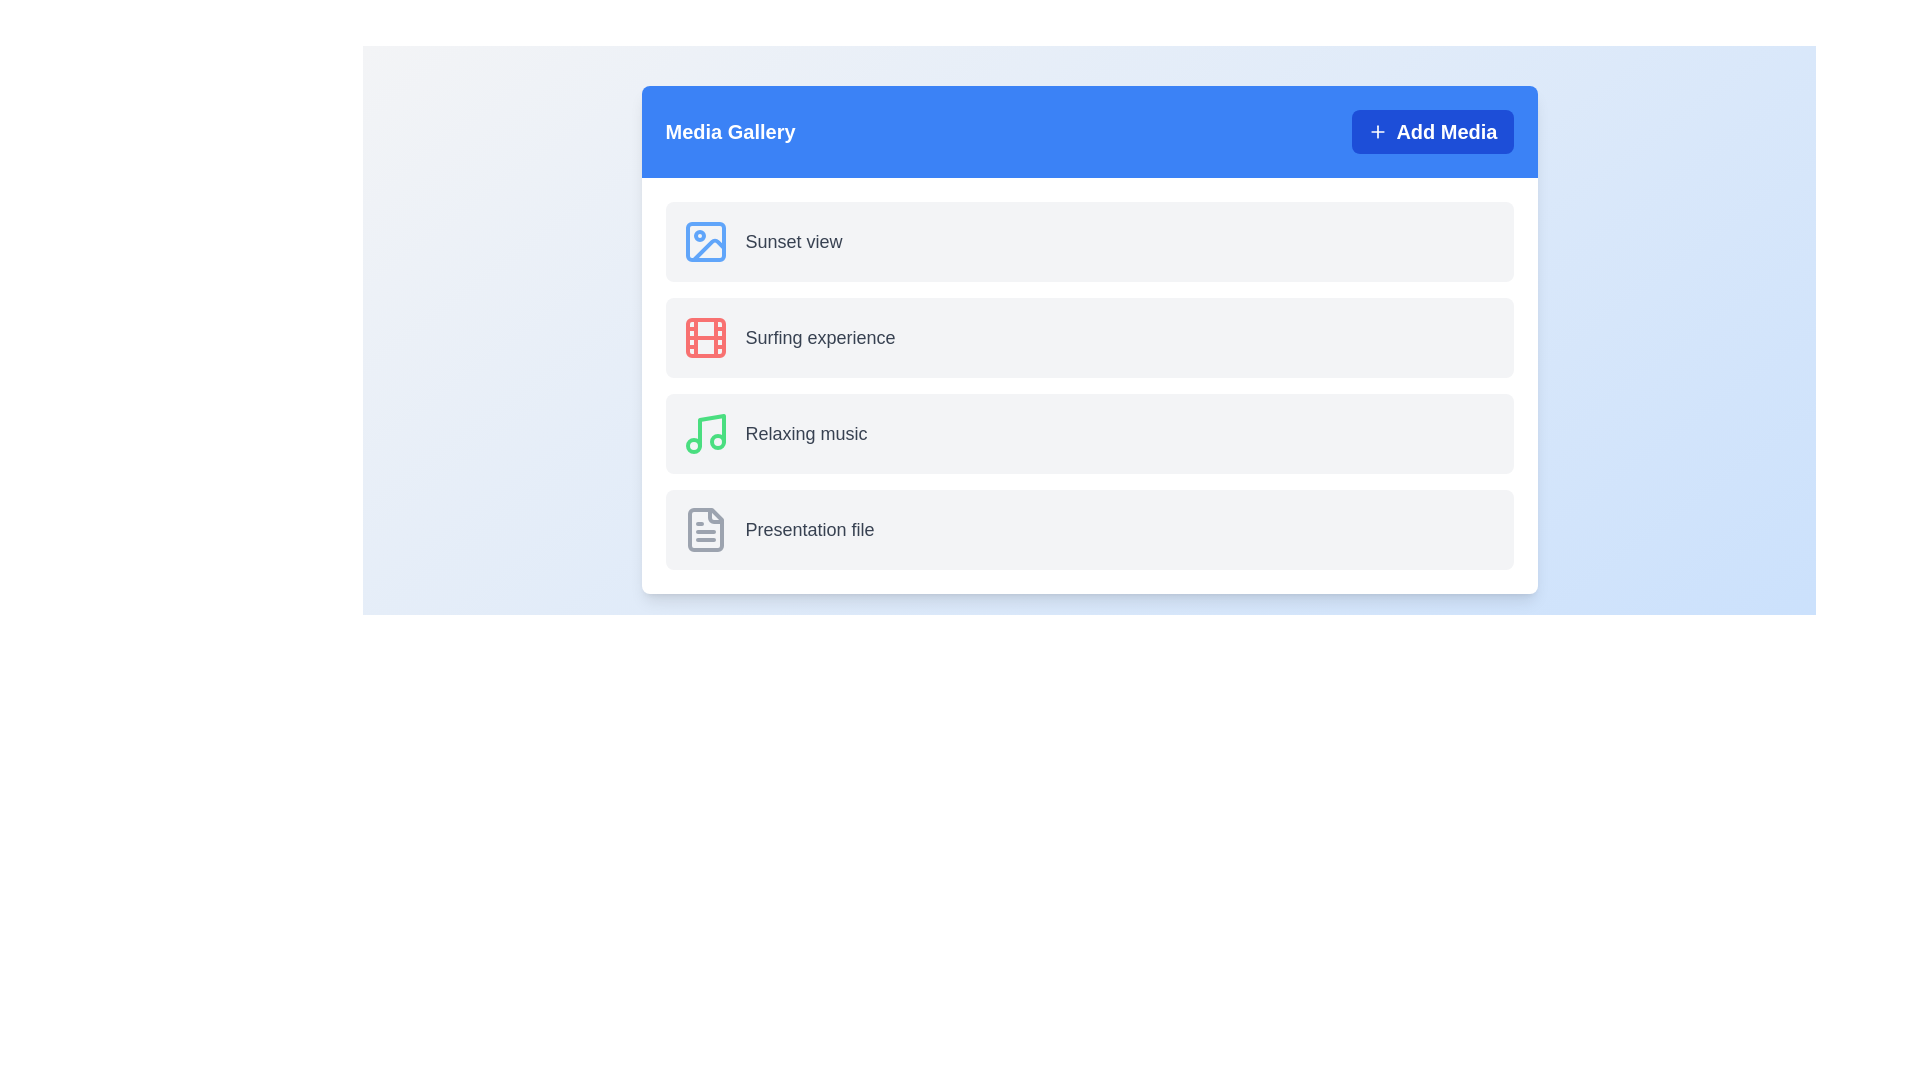  Describe the element at coordinates (810, 528) in the screenshot. I see `the text label that describes the media type in the fourth position of the Media Gallery component, following 'Sunset view', 'Surfing experience', and 'Relaxing music'` at that location.